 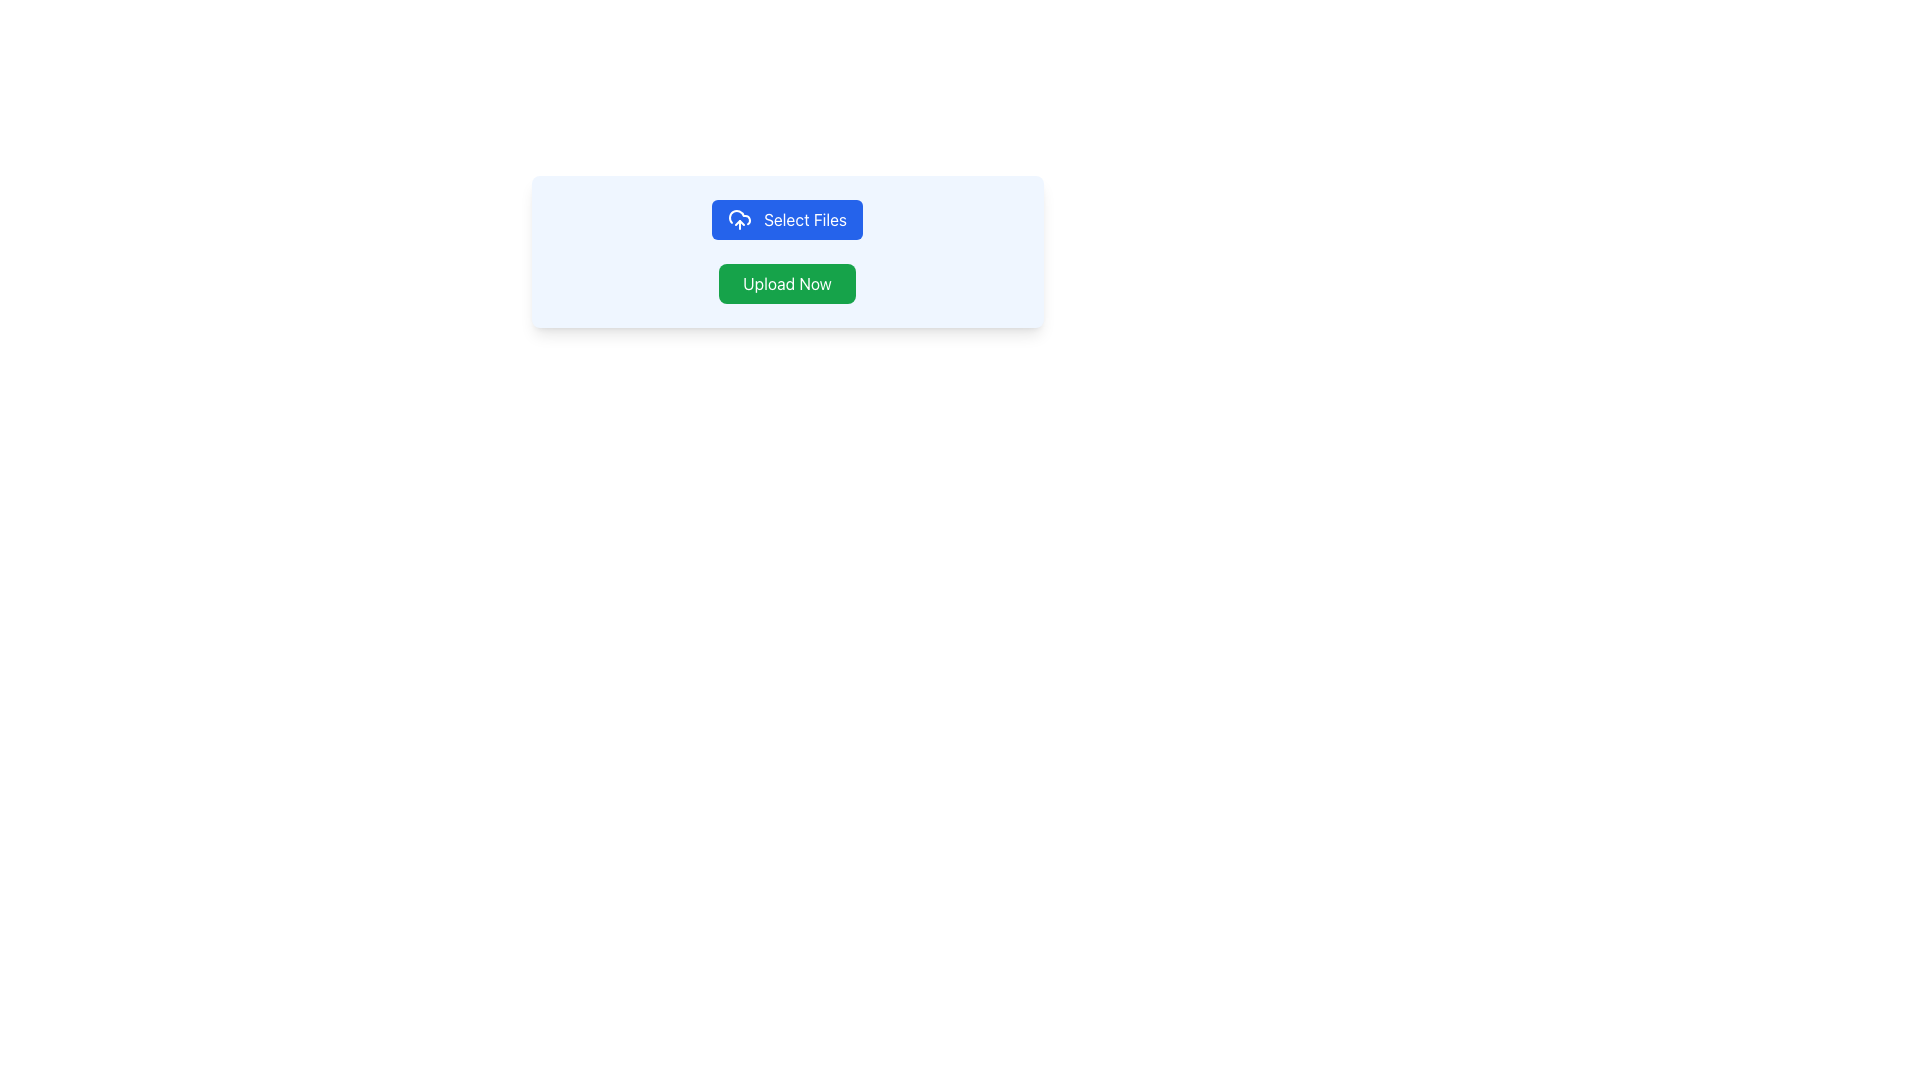 What do you see at coordinates (786, 219) in the screenshot?
I see `the file upload button located at the top of the vertical layout` at bounding box center [786, 219].